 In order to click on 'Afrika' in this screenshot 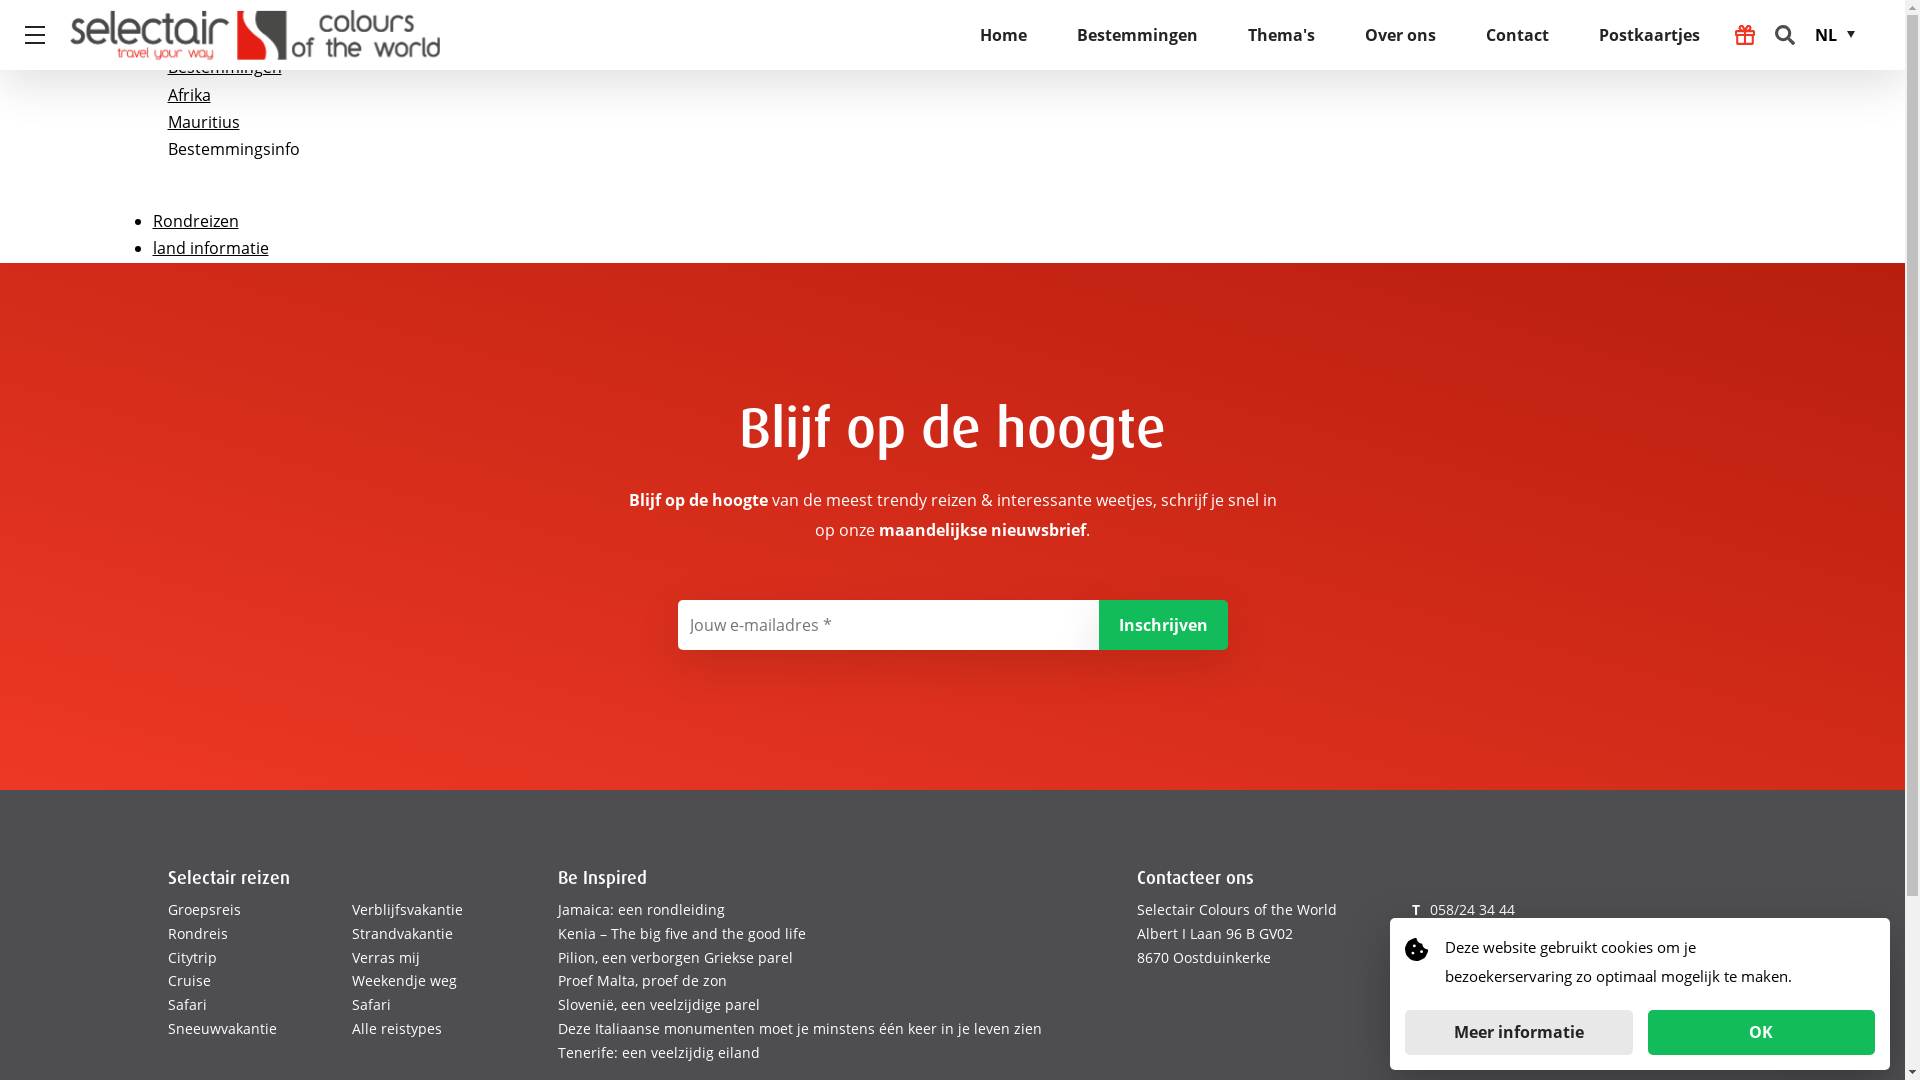, I will do `click(189, 95)`.